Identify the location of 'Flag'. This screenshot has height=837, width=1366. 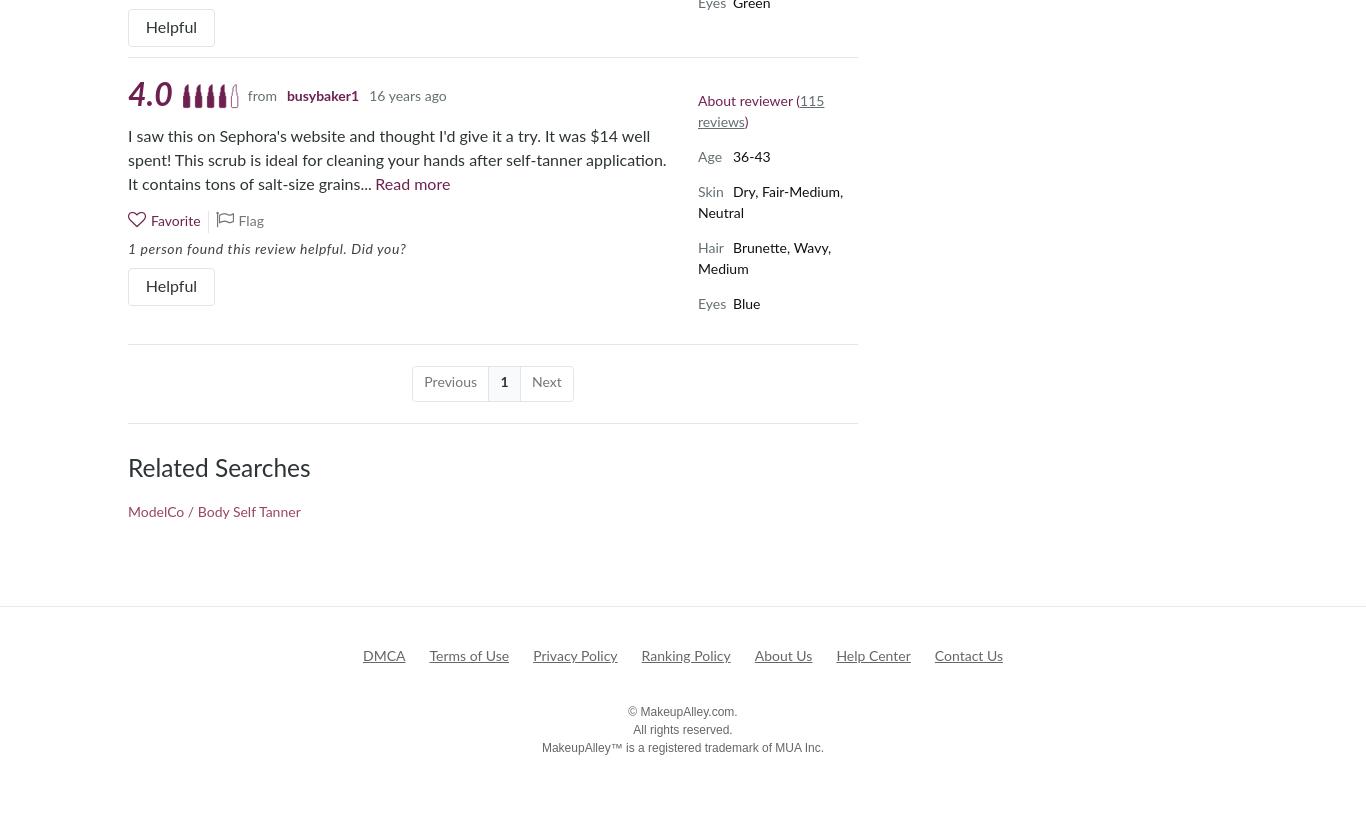
(237, 219).